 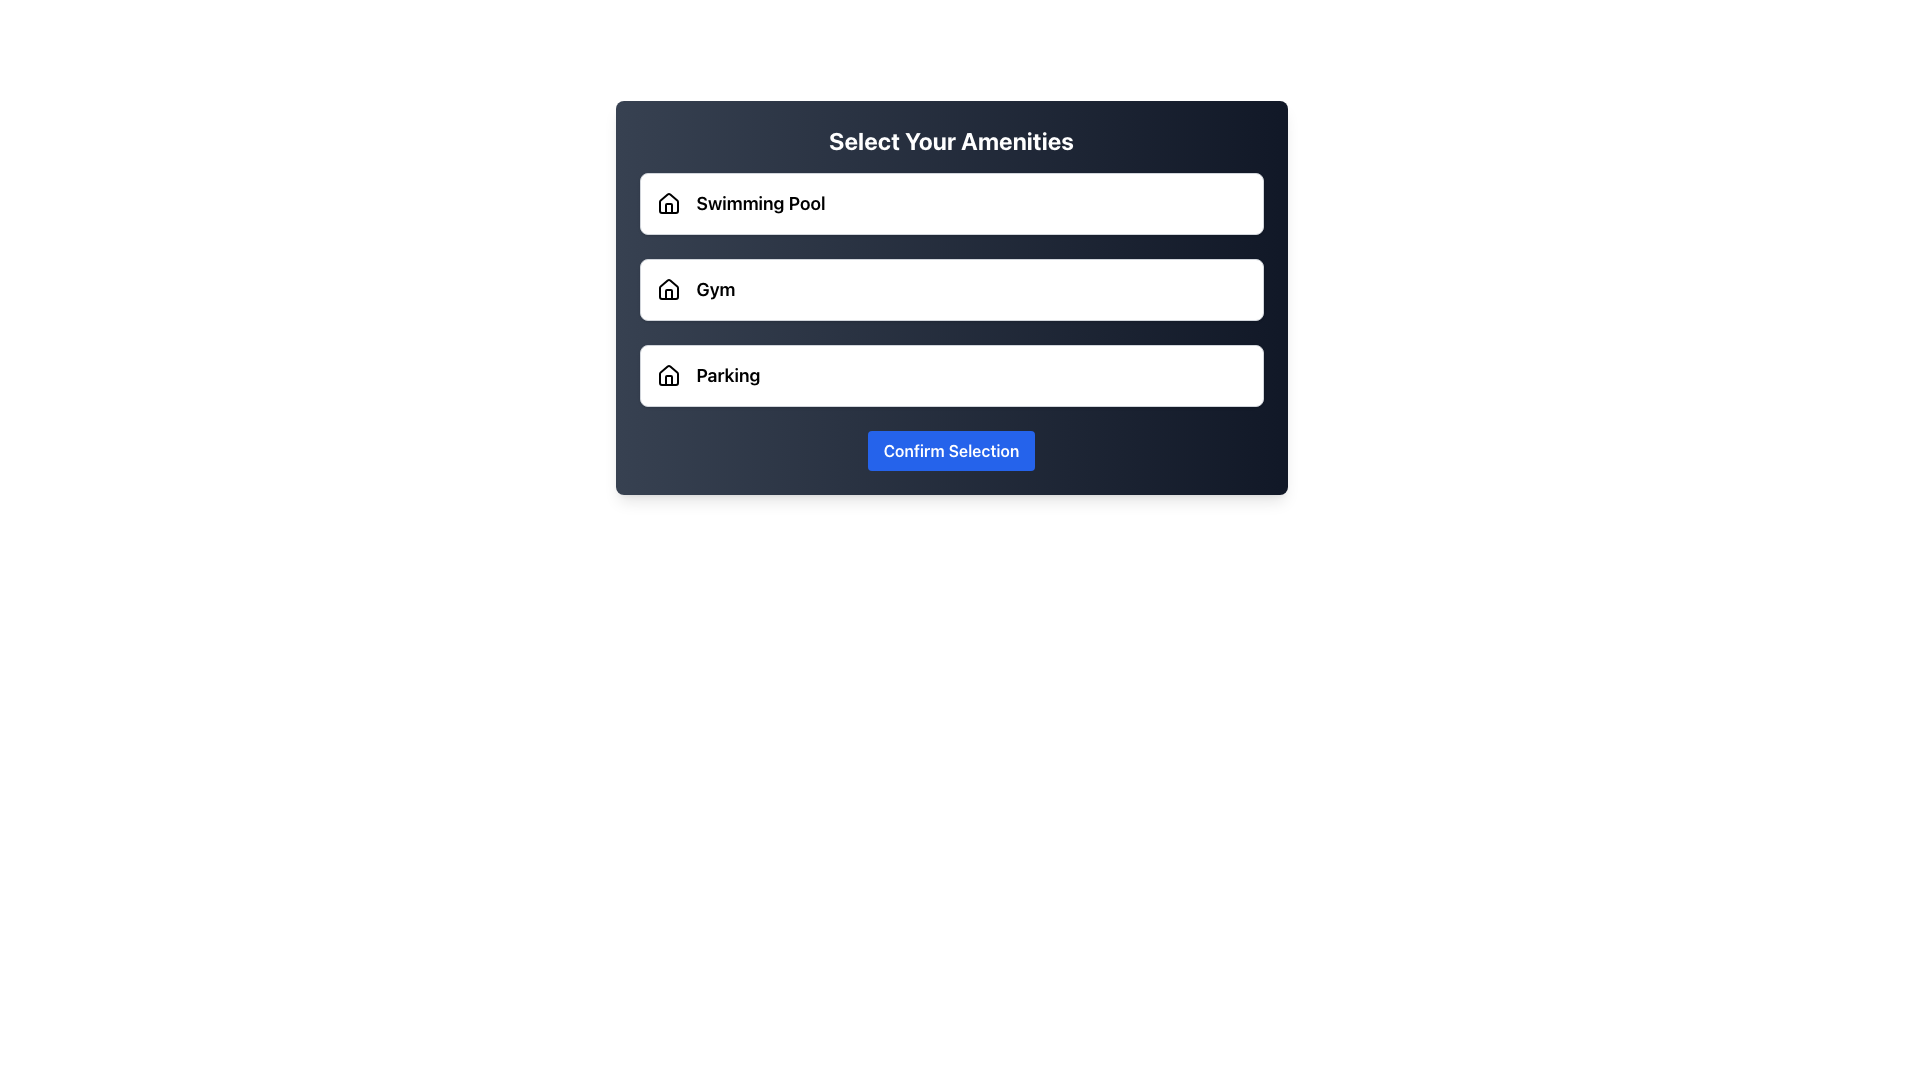 I want to click on the 'Gym' text label, which is the second selectable option in a vertical list within a modal dialog, helping users identify the gym selection among other amenities, so click(x=715, y=289).